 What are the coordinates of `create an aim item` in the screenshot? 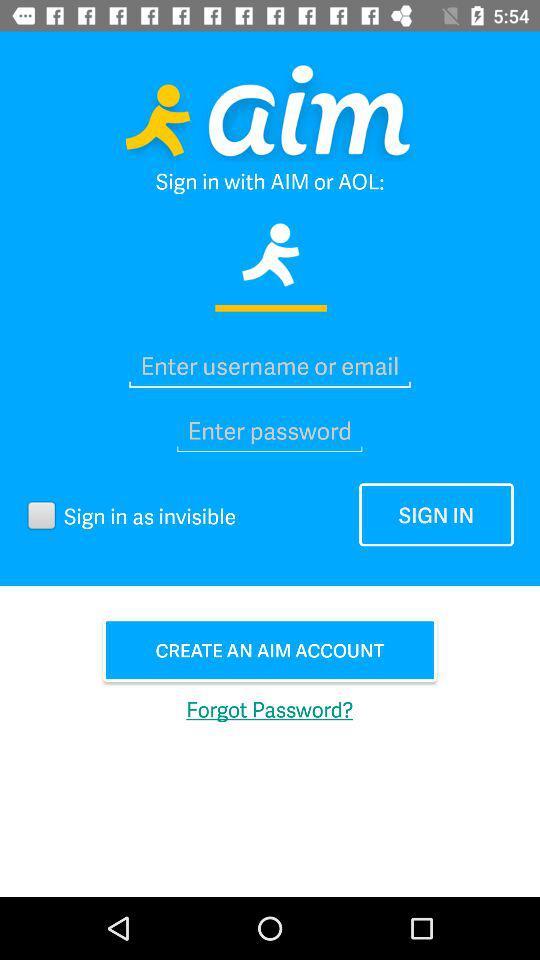 It's located at (270, 649).